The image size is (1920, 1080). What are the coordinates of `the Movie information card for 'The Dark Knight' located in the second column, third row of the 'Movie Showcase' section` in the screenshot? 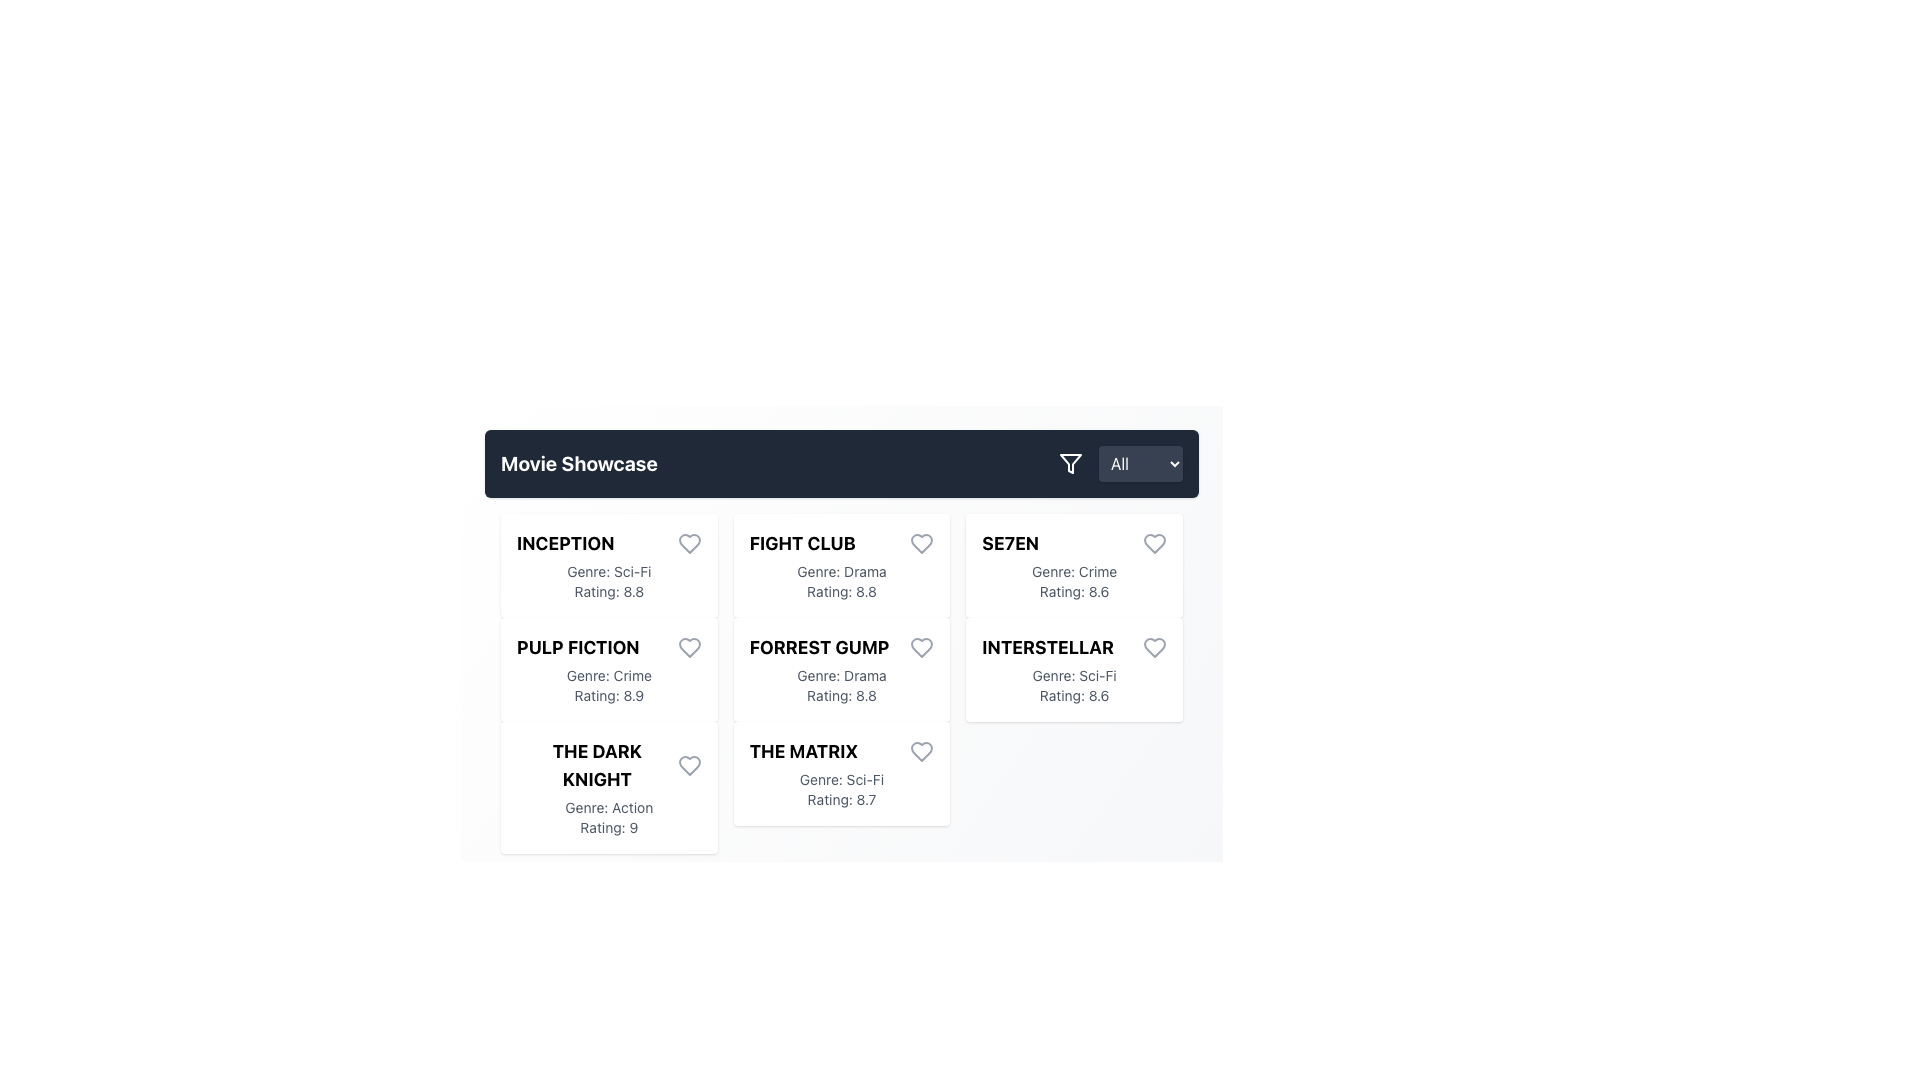 It's located at (608, 786).